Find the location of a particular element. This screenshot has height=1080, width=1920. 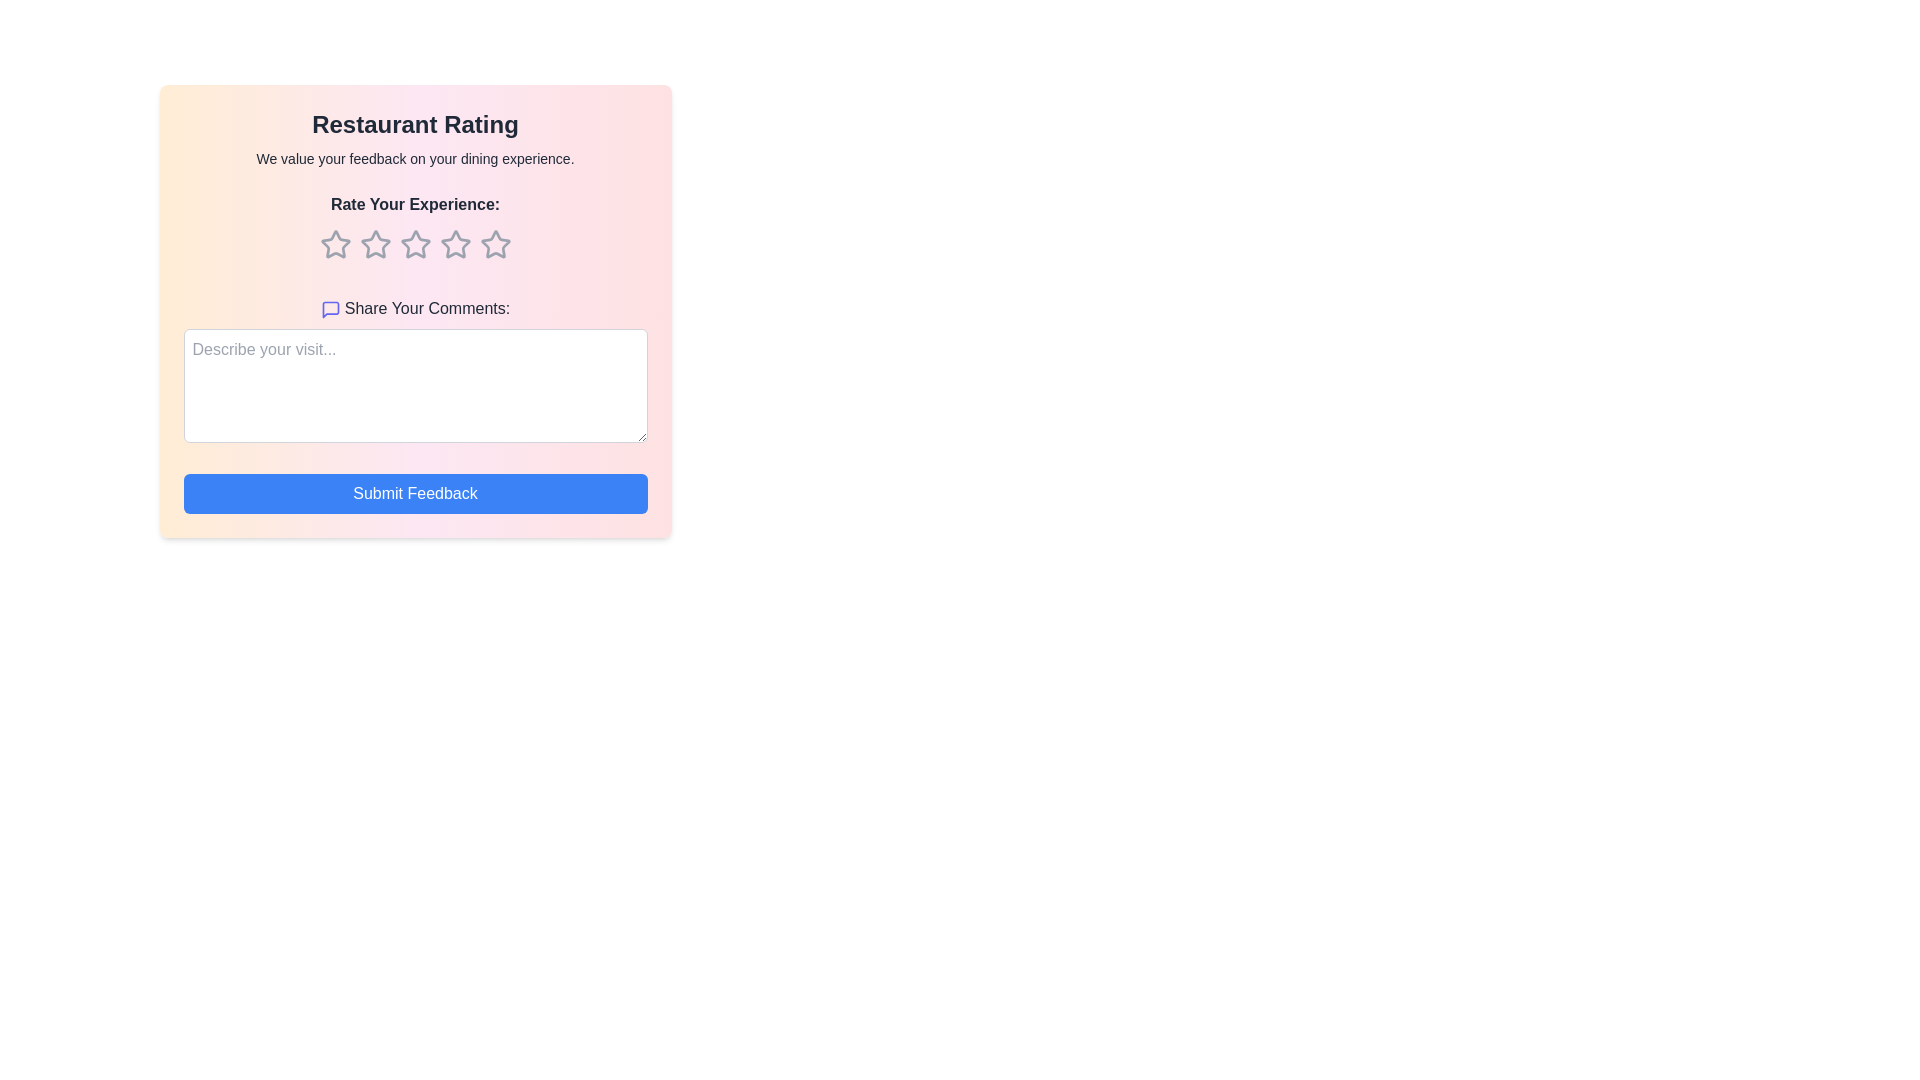

the text label that reads 'Rate Your Experience:', which is styled with bold serif typography and positioned prominently on a light background, located below the heading 'Restaurant Rating' is located at coordinates (414, 204).